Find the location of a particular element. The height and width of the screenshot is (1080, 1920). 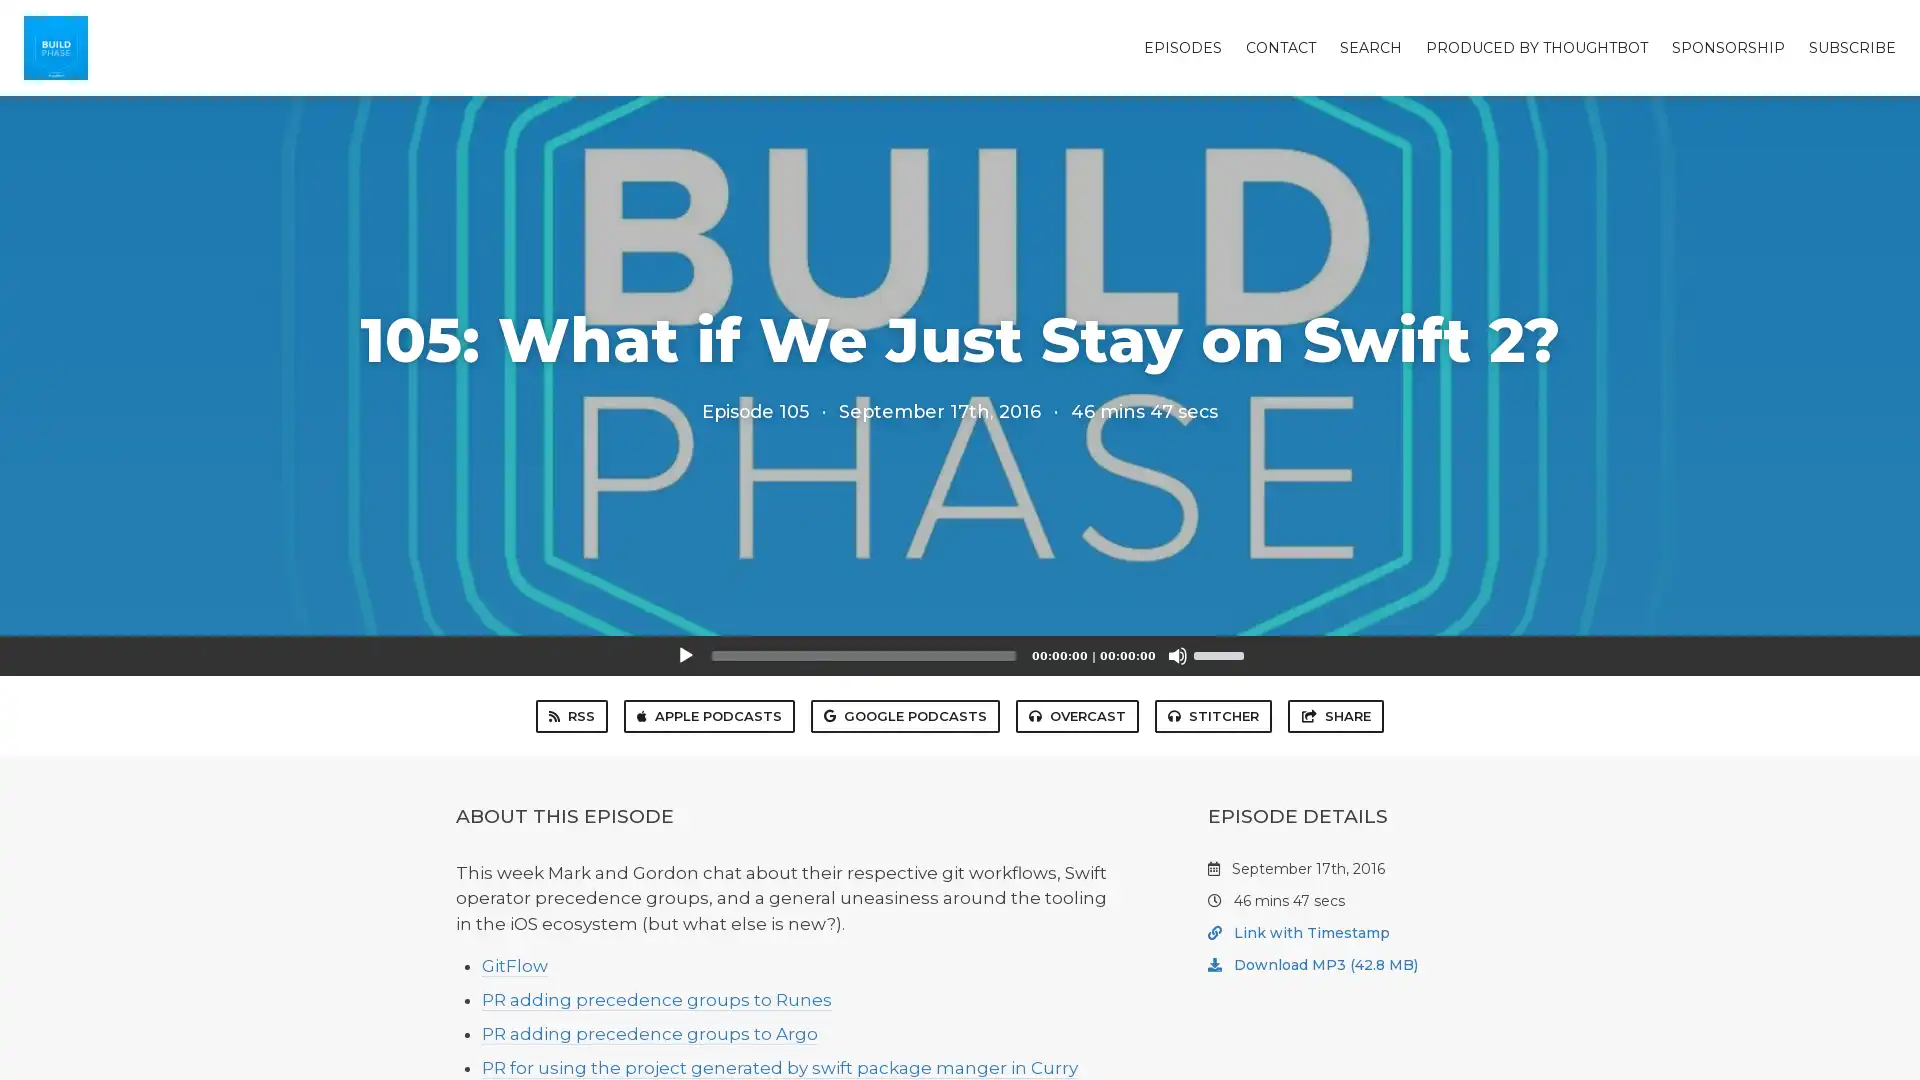

Play is located at coordinates (686, 655).